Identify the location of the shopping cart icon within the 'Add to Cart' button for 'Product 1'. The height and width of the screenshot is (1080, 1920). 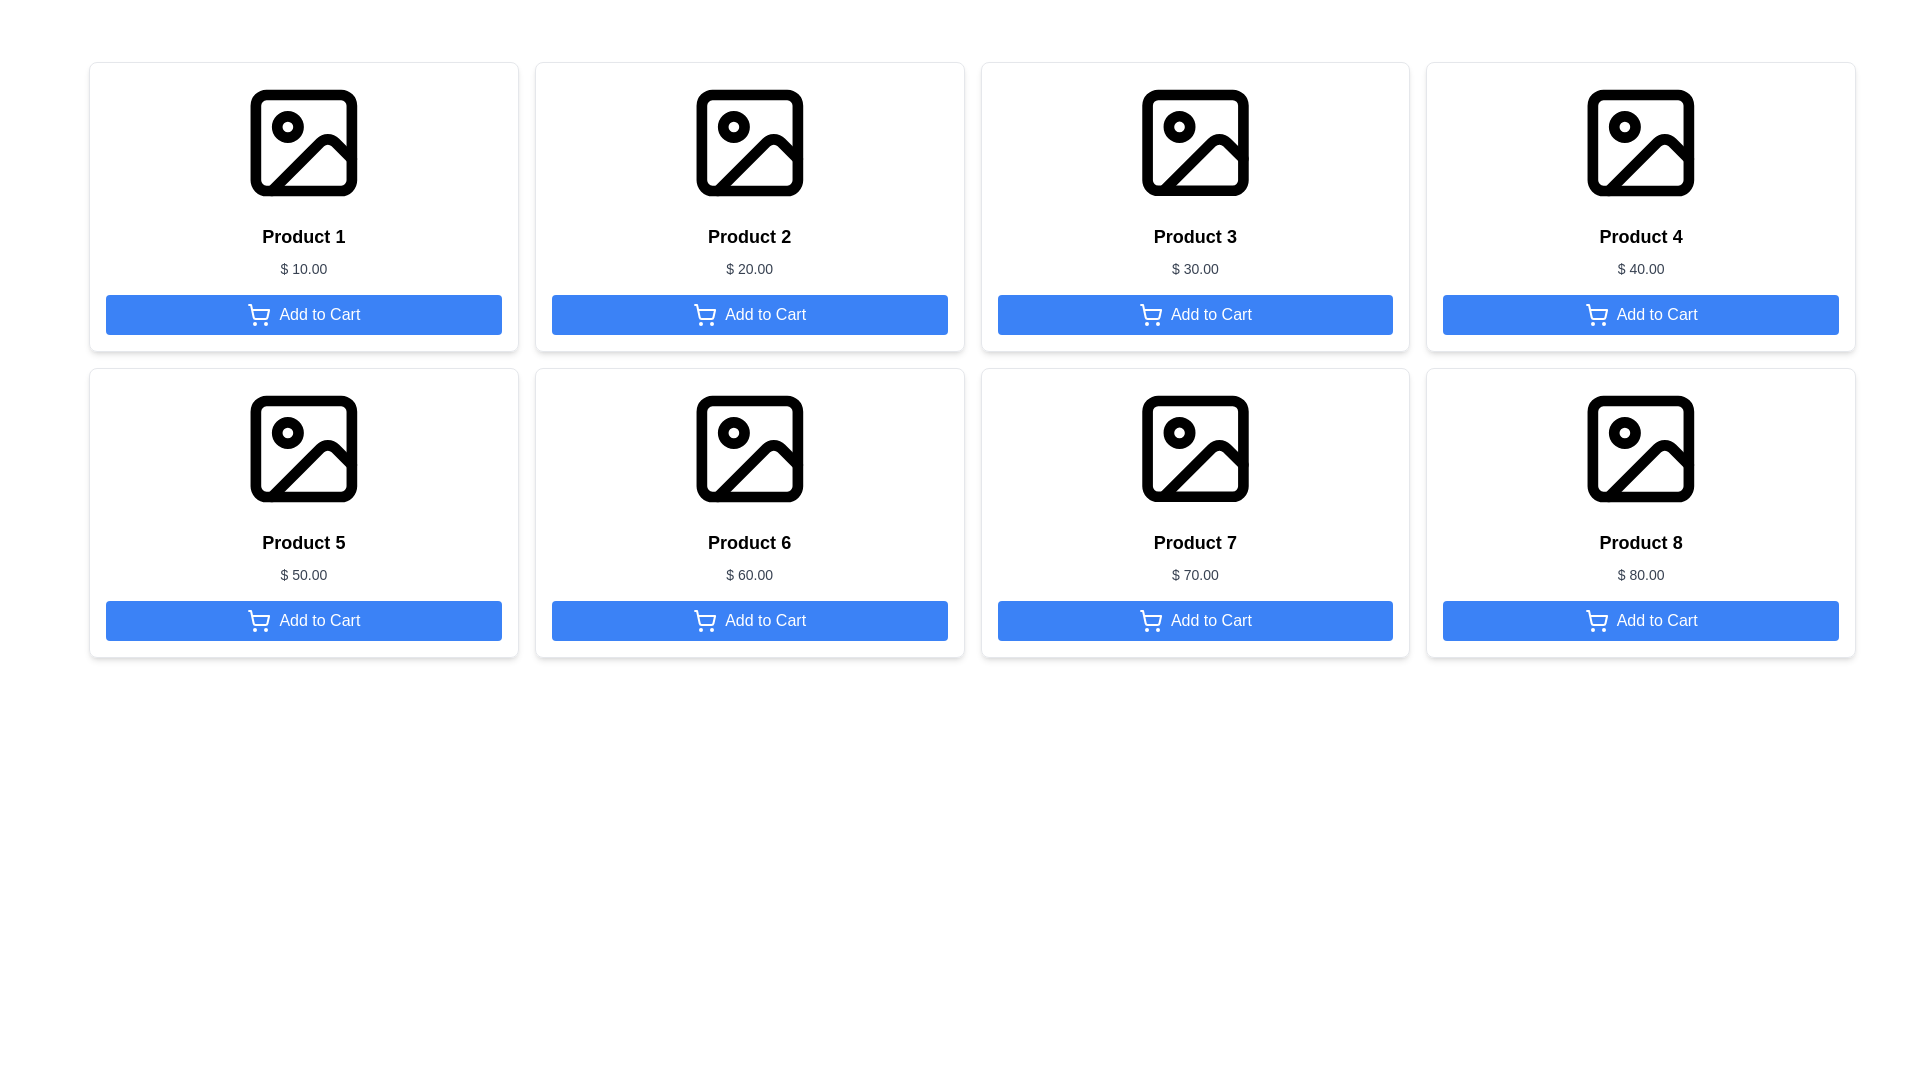
(258, 315).